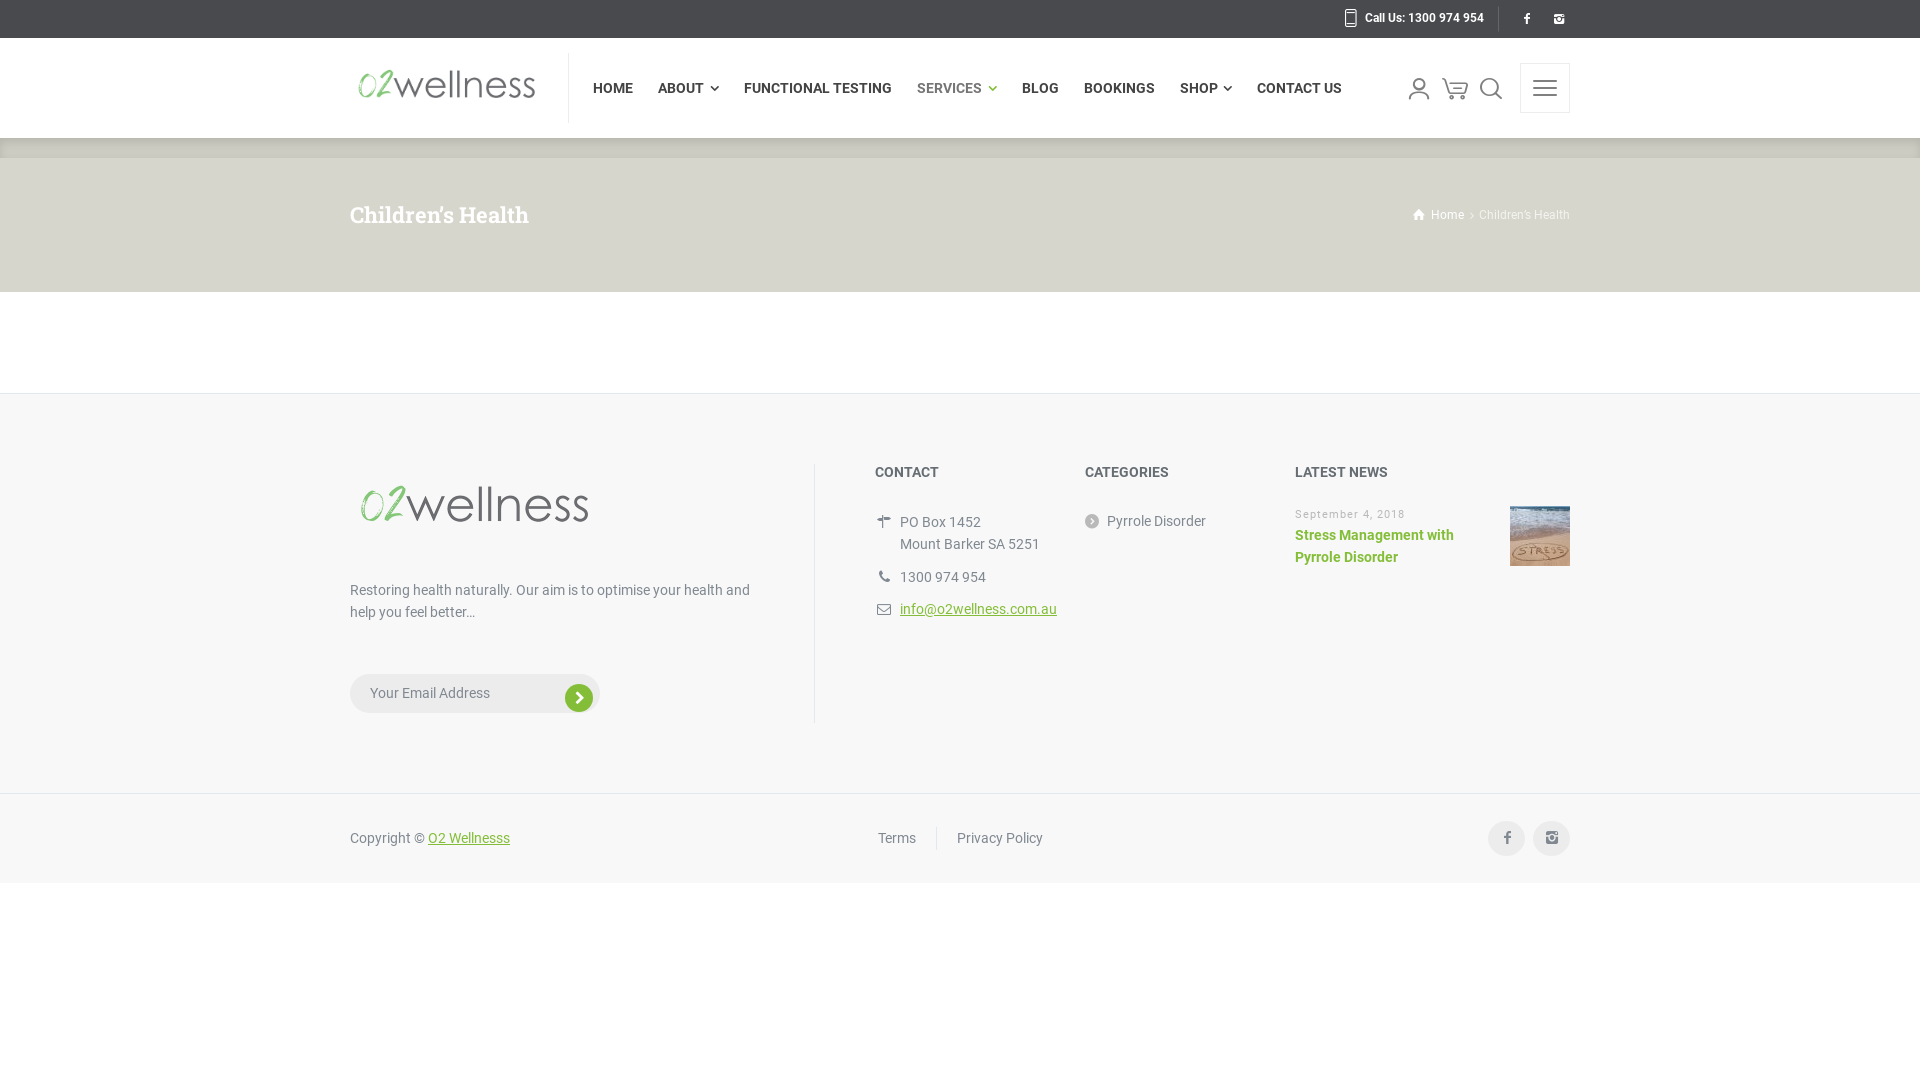 Image resolution: width=1920 pixels, height=1080 pixels. Describe the element at coordinates (1473, 87) in the screenshot. I see `'Search'` at that location.